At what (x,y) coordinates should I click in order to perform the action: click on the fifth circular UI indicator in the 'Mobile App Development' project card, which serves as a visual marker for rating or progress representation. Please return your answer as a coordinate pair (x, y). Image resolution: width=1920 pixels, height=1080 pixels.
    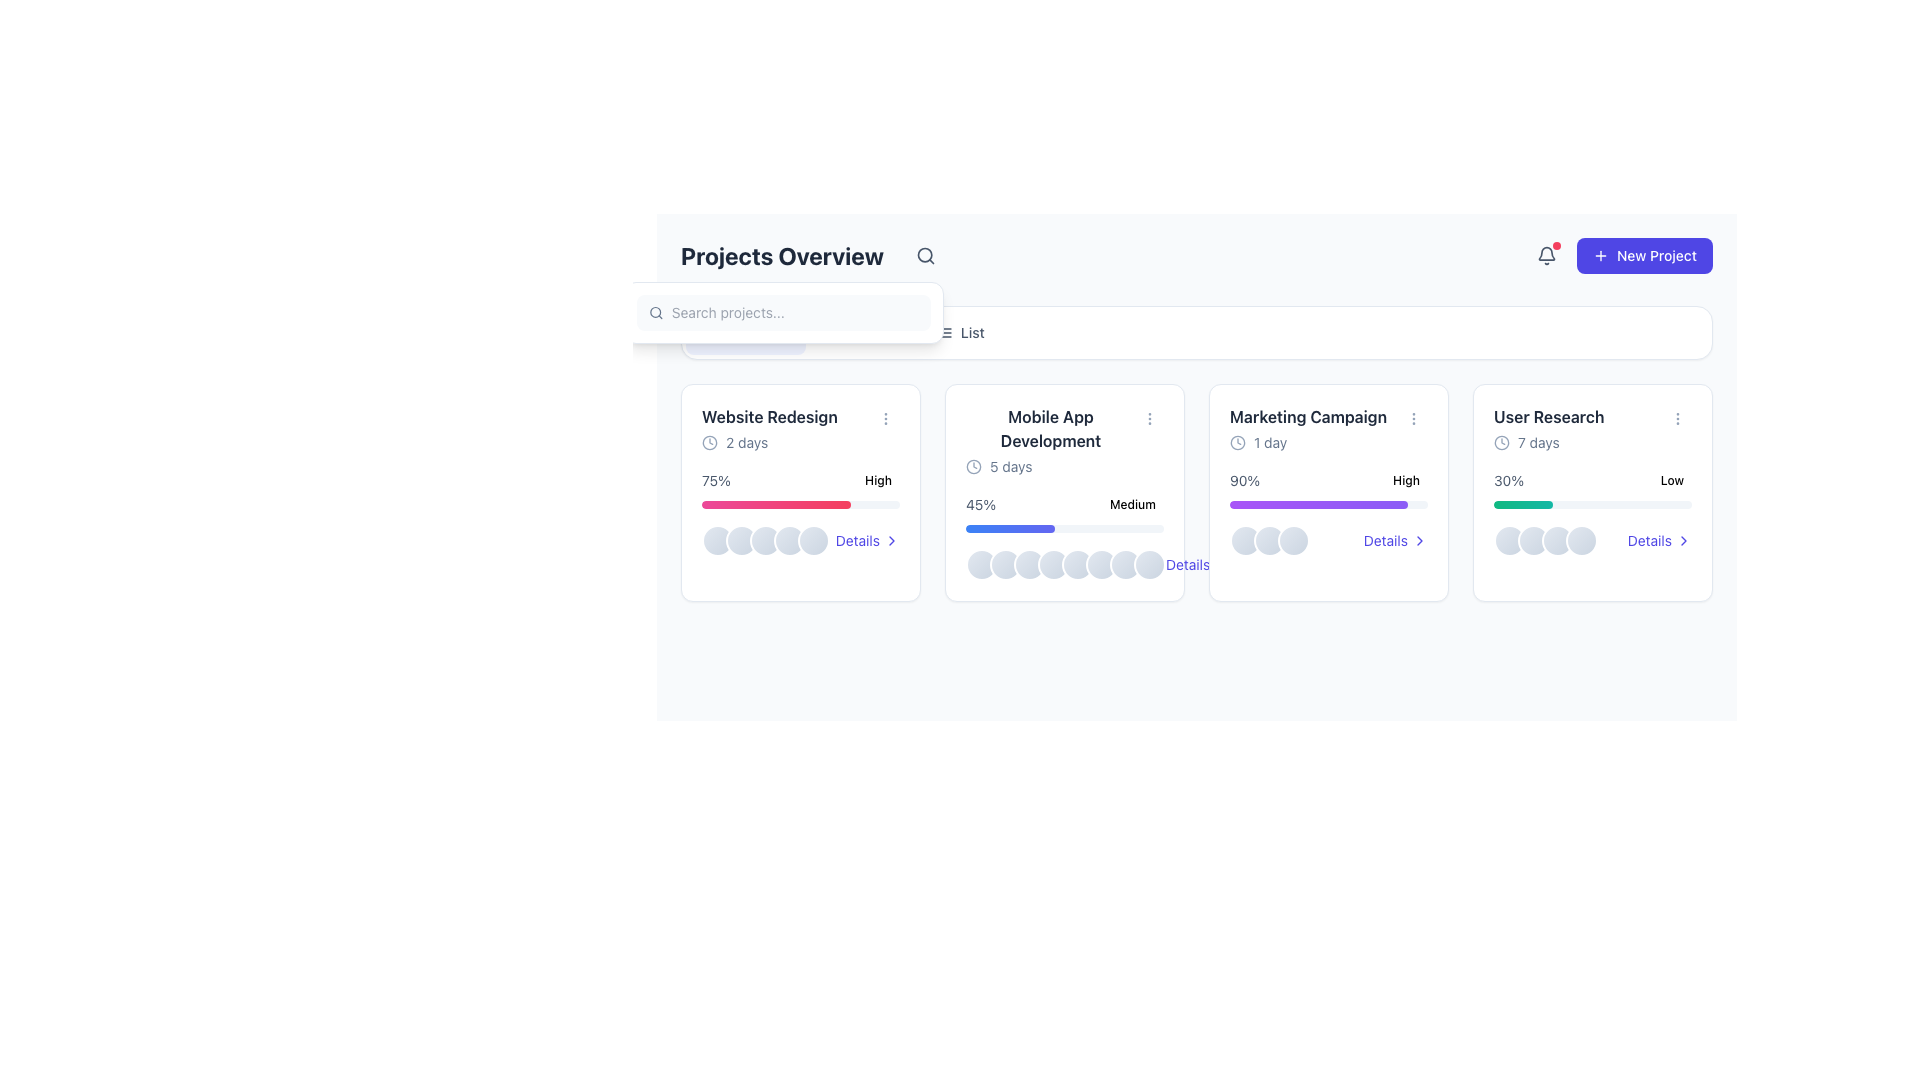
    Looking at the image, I should click on (1077, 564).